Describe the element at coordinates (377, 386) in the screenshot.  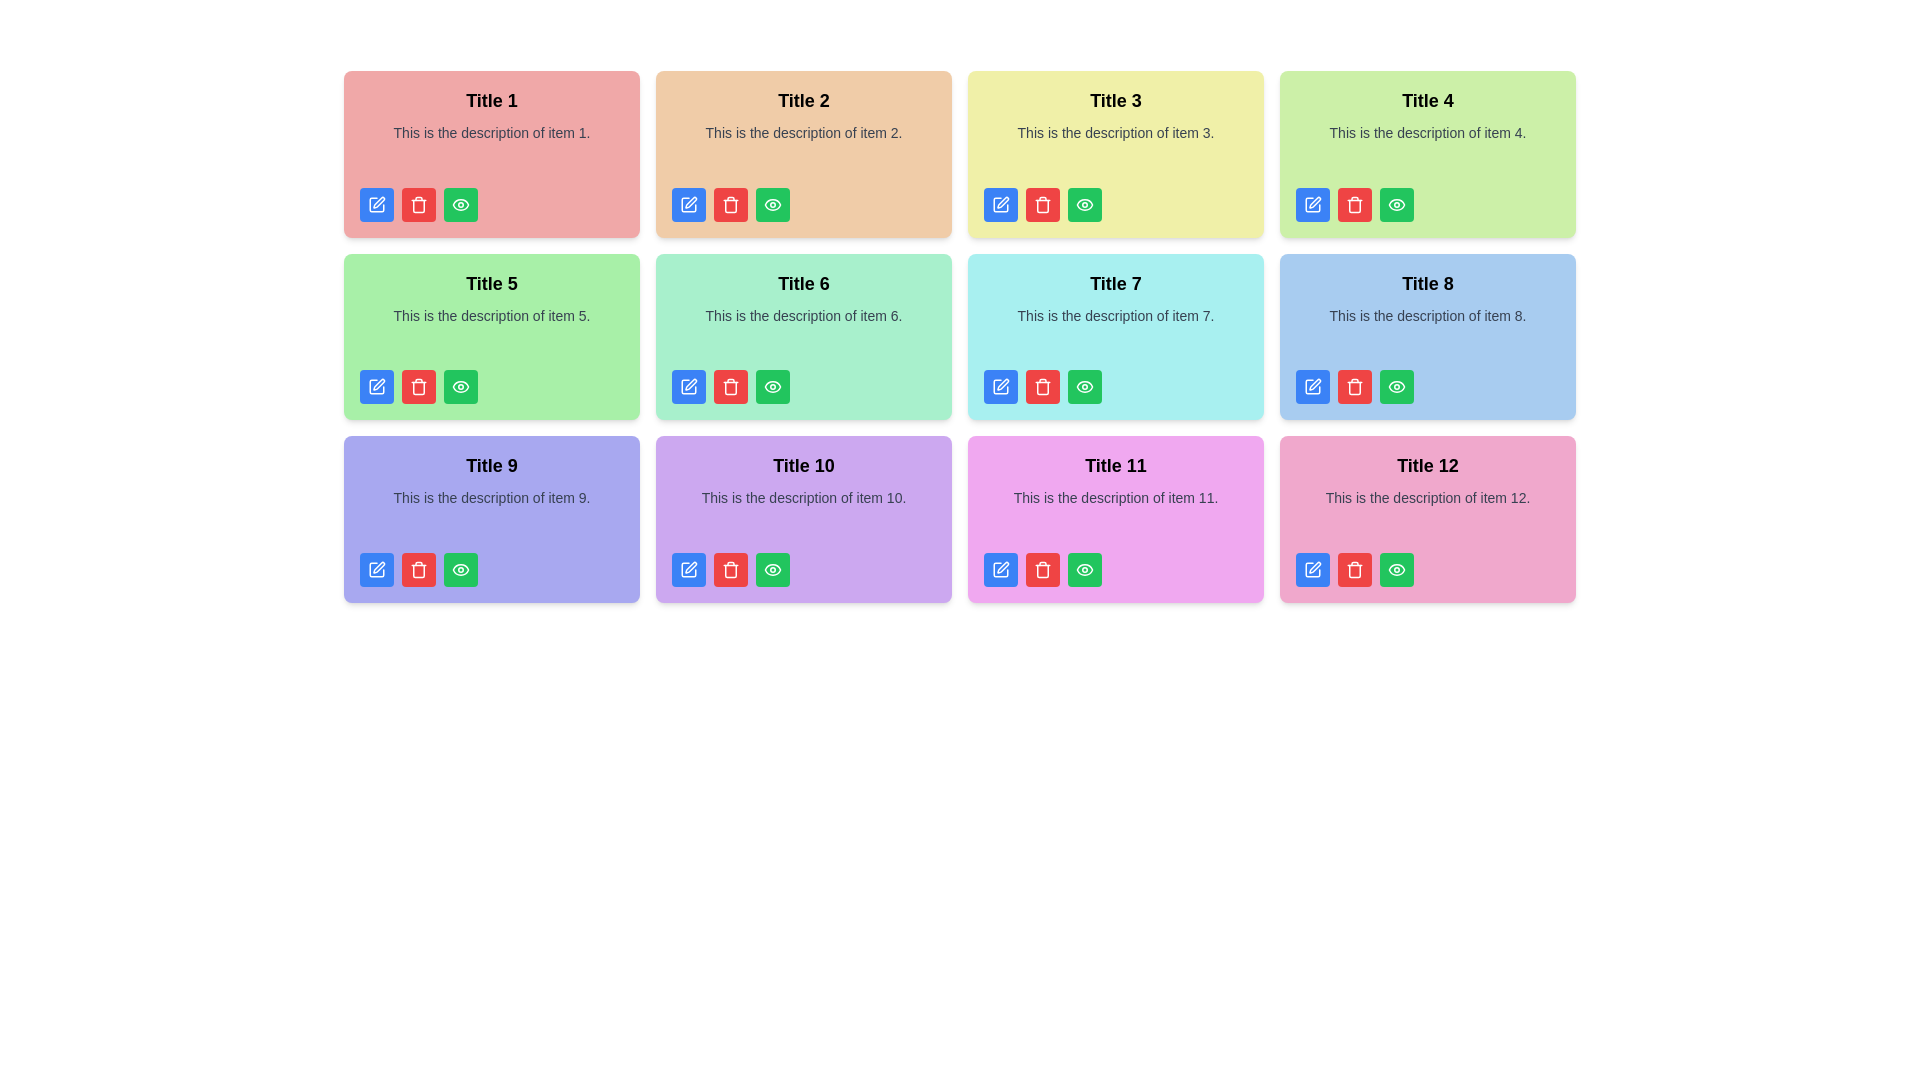
I see `the graphical part of the button icon that represents a pencil overlapping a square, styled with a simple blue line design, located within the blue button at the bottom-left corner of the card labeled 'Title 5'` at that location.